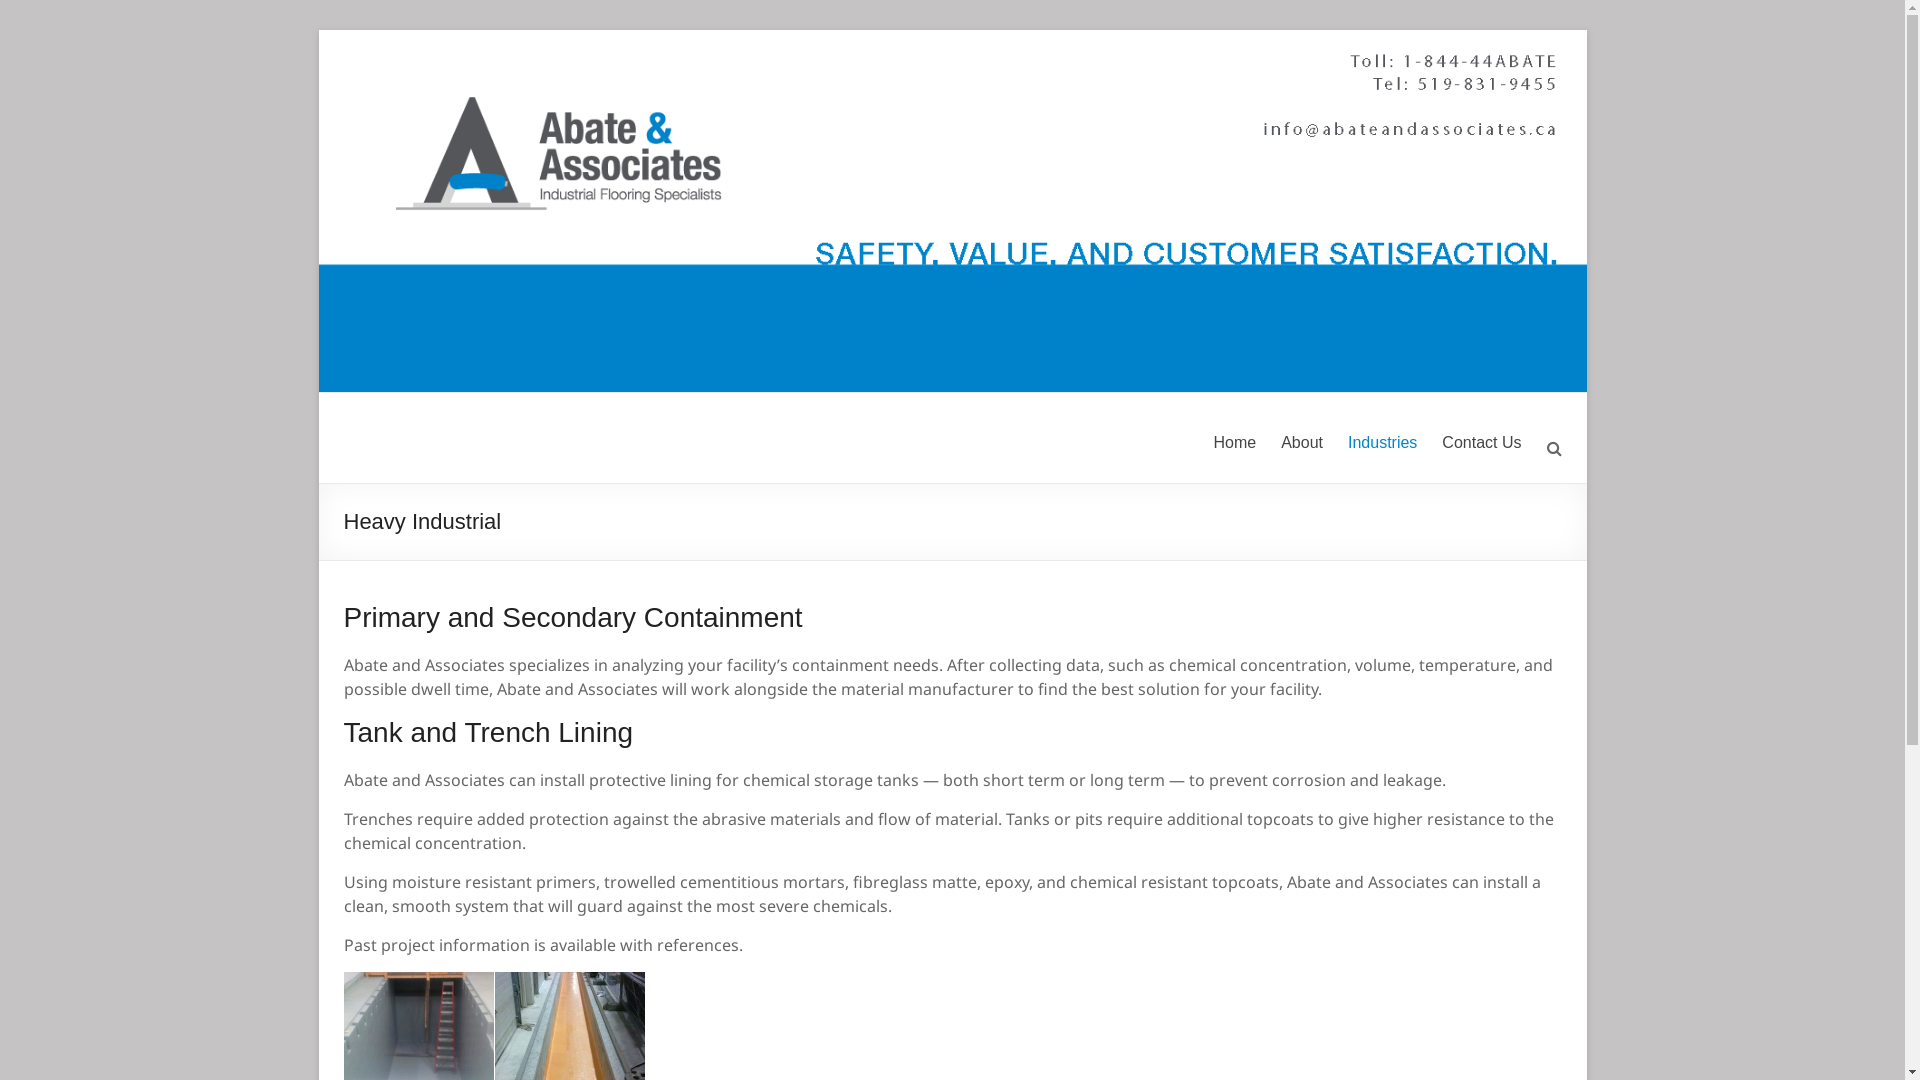 The image size is (1920, 1080). What do you see at coordinates (316, 29) in the screenshot?
I see `'Skip to content'` at bounding box center [316, 29].